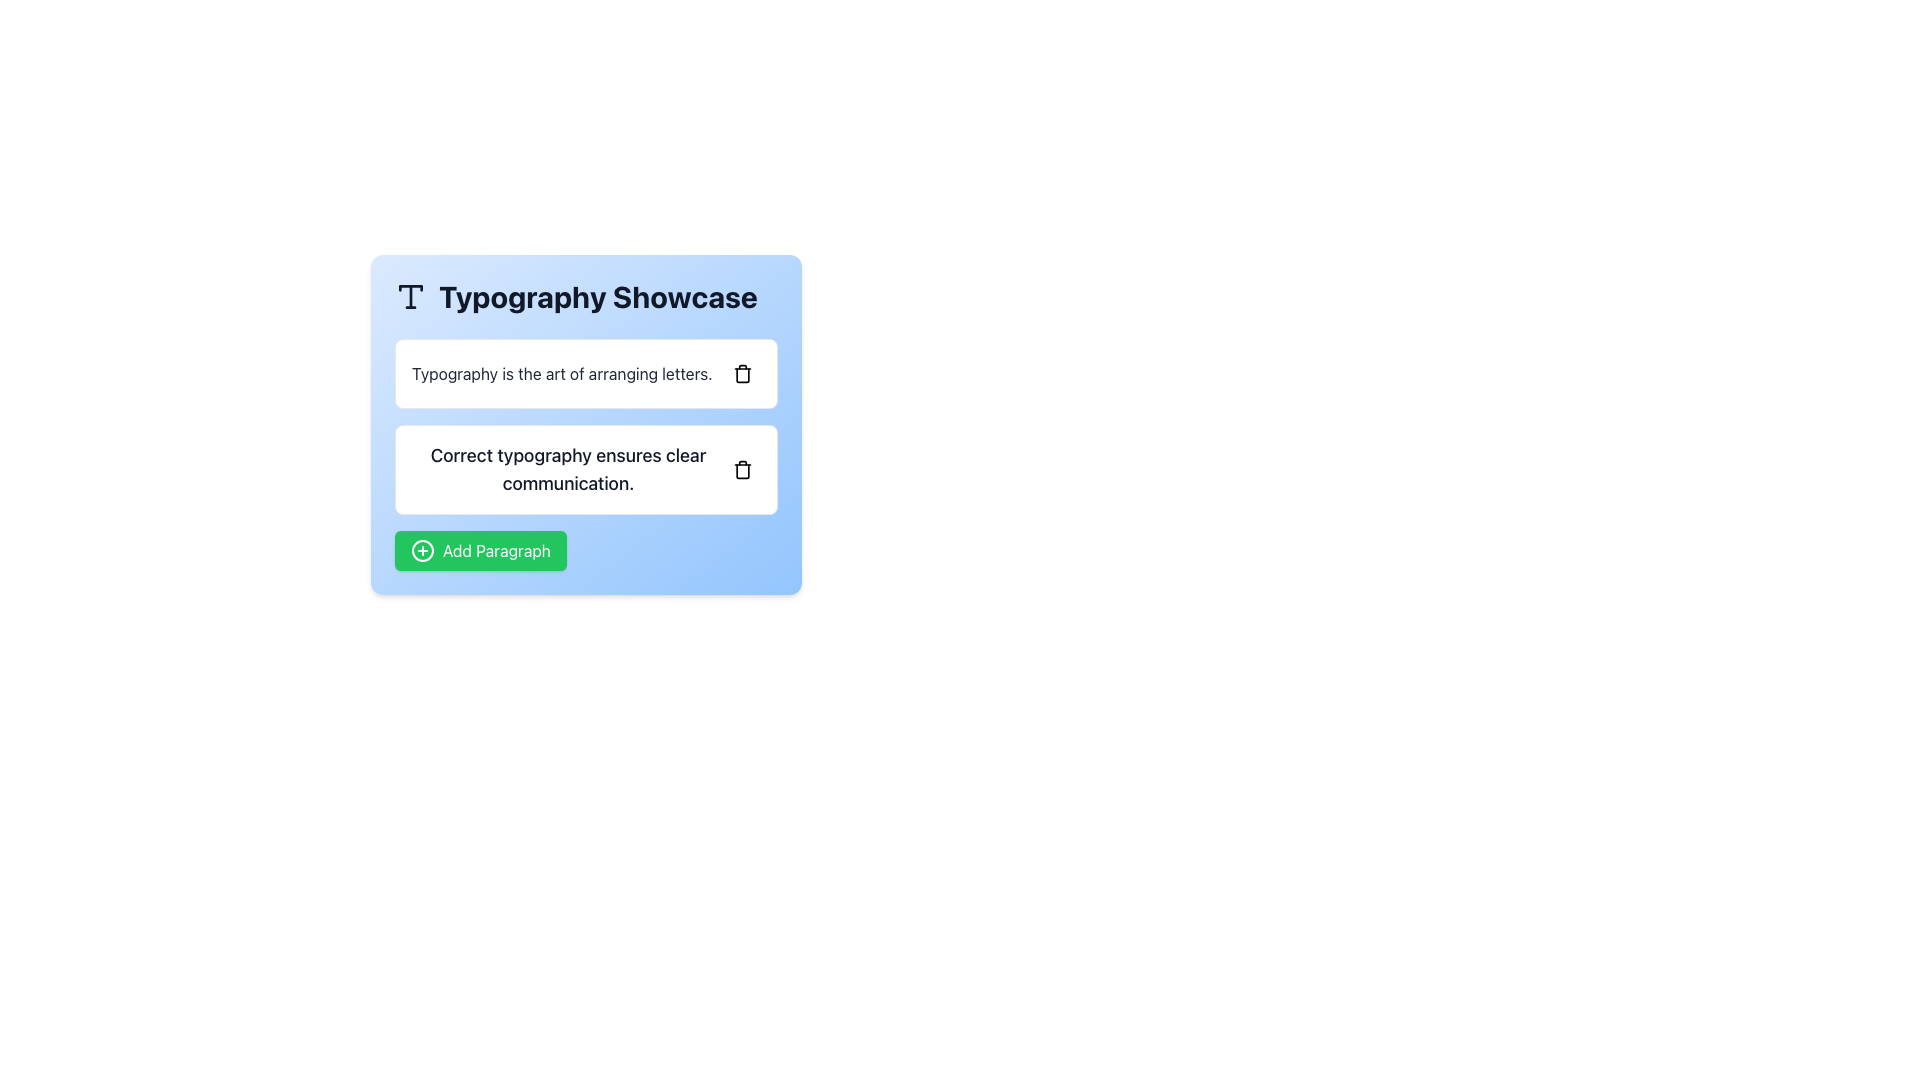  What do you see at coordinates (567, 470) in the screenshot?
I see `the informational text element located within a white rectangular card with rounded corners, positioned to the left of the trash can icon button` at bounding box center [567, 470].